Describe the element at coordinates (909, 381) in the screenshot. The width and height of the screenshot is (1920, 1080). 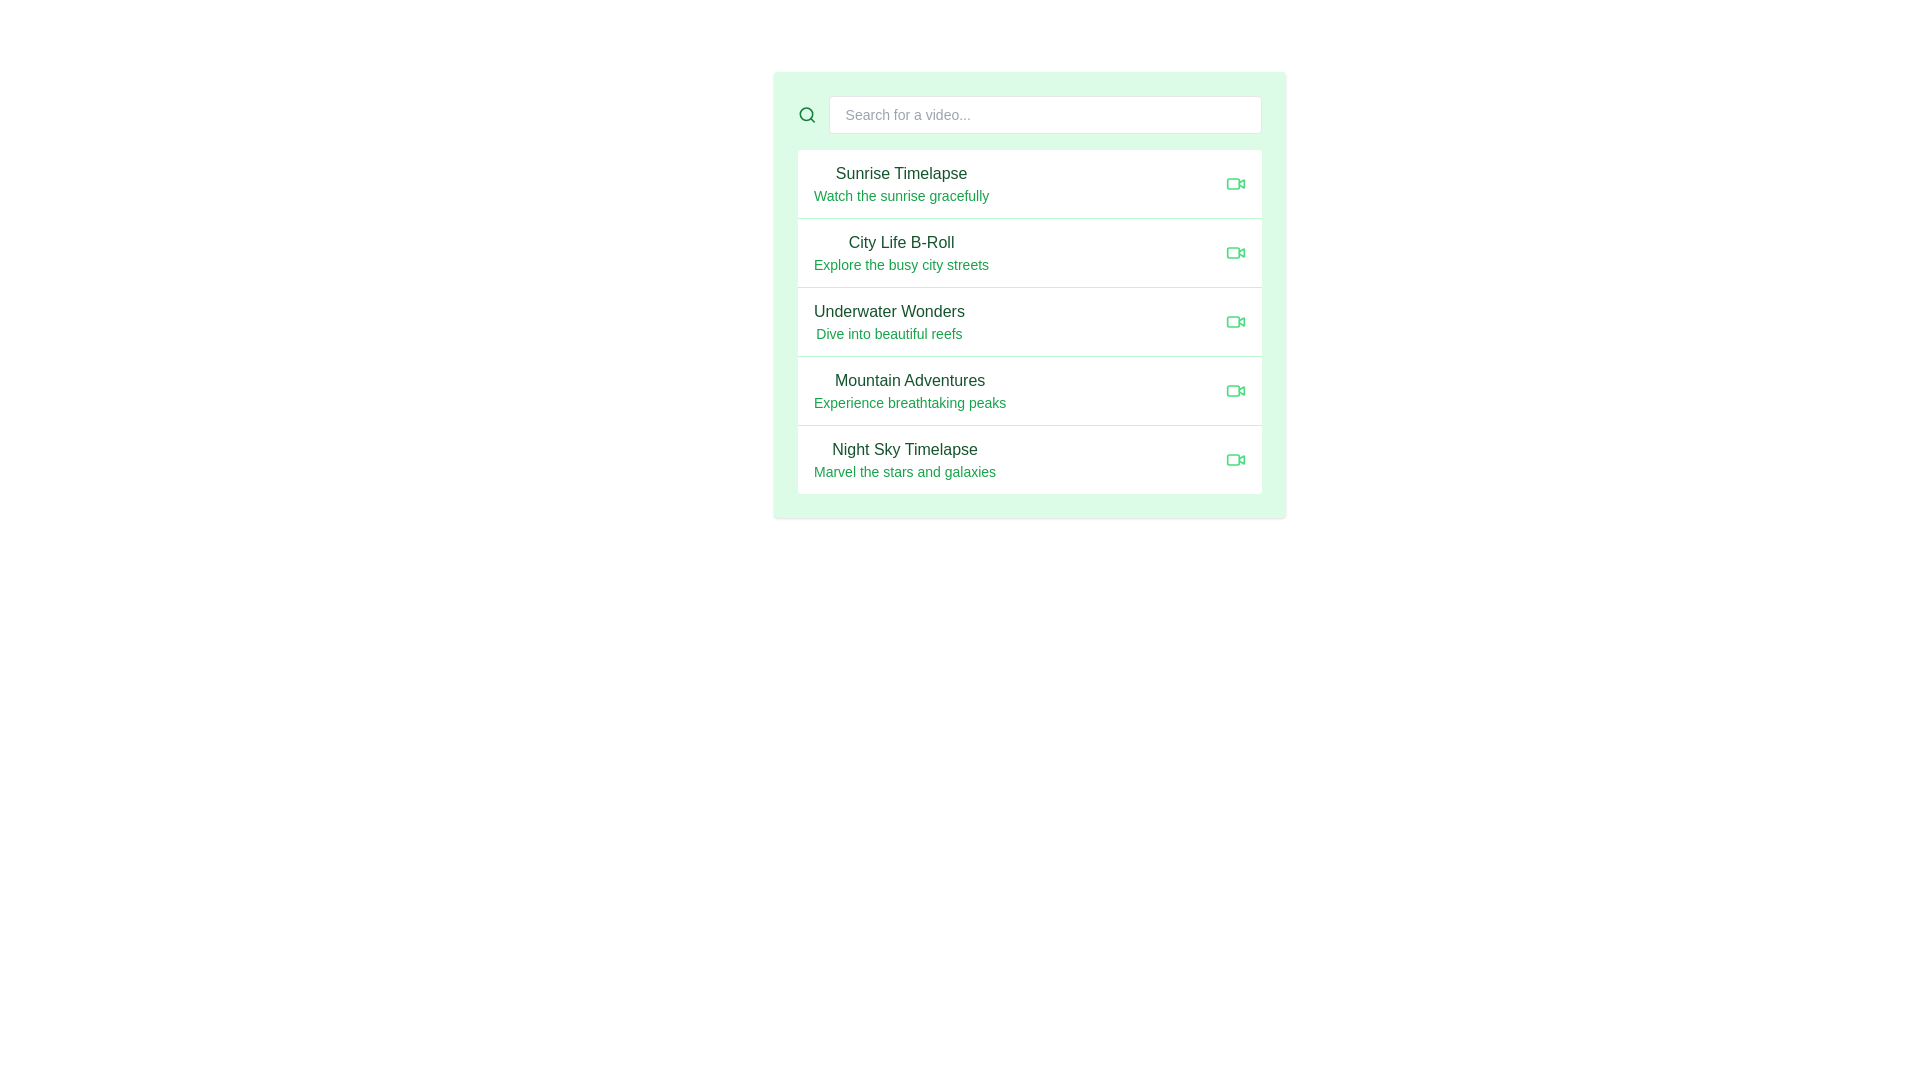
I see `the Text label that summarizes the list item, located under the third option and above the label 'Experience breathtaking peaks'` at that location.